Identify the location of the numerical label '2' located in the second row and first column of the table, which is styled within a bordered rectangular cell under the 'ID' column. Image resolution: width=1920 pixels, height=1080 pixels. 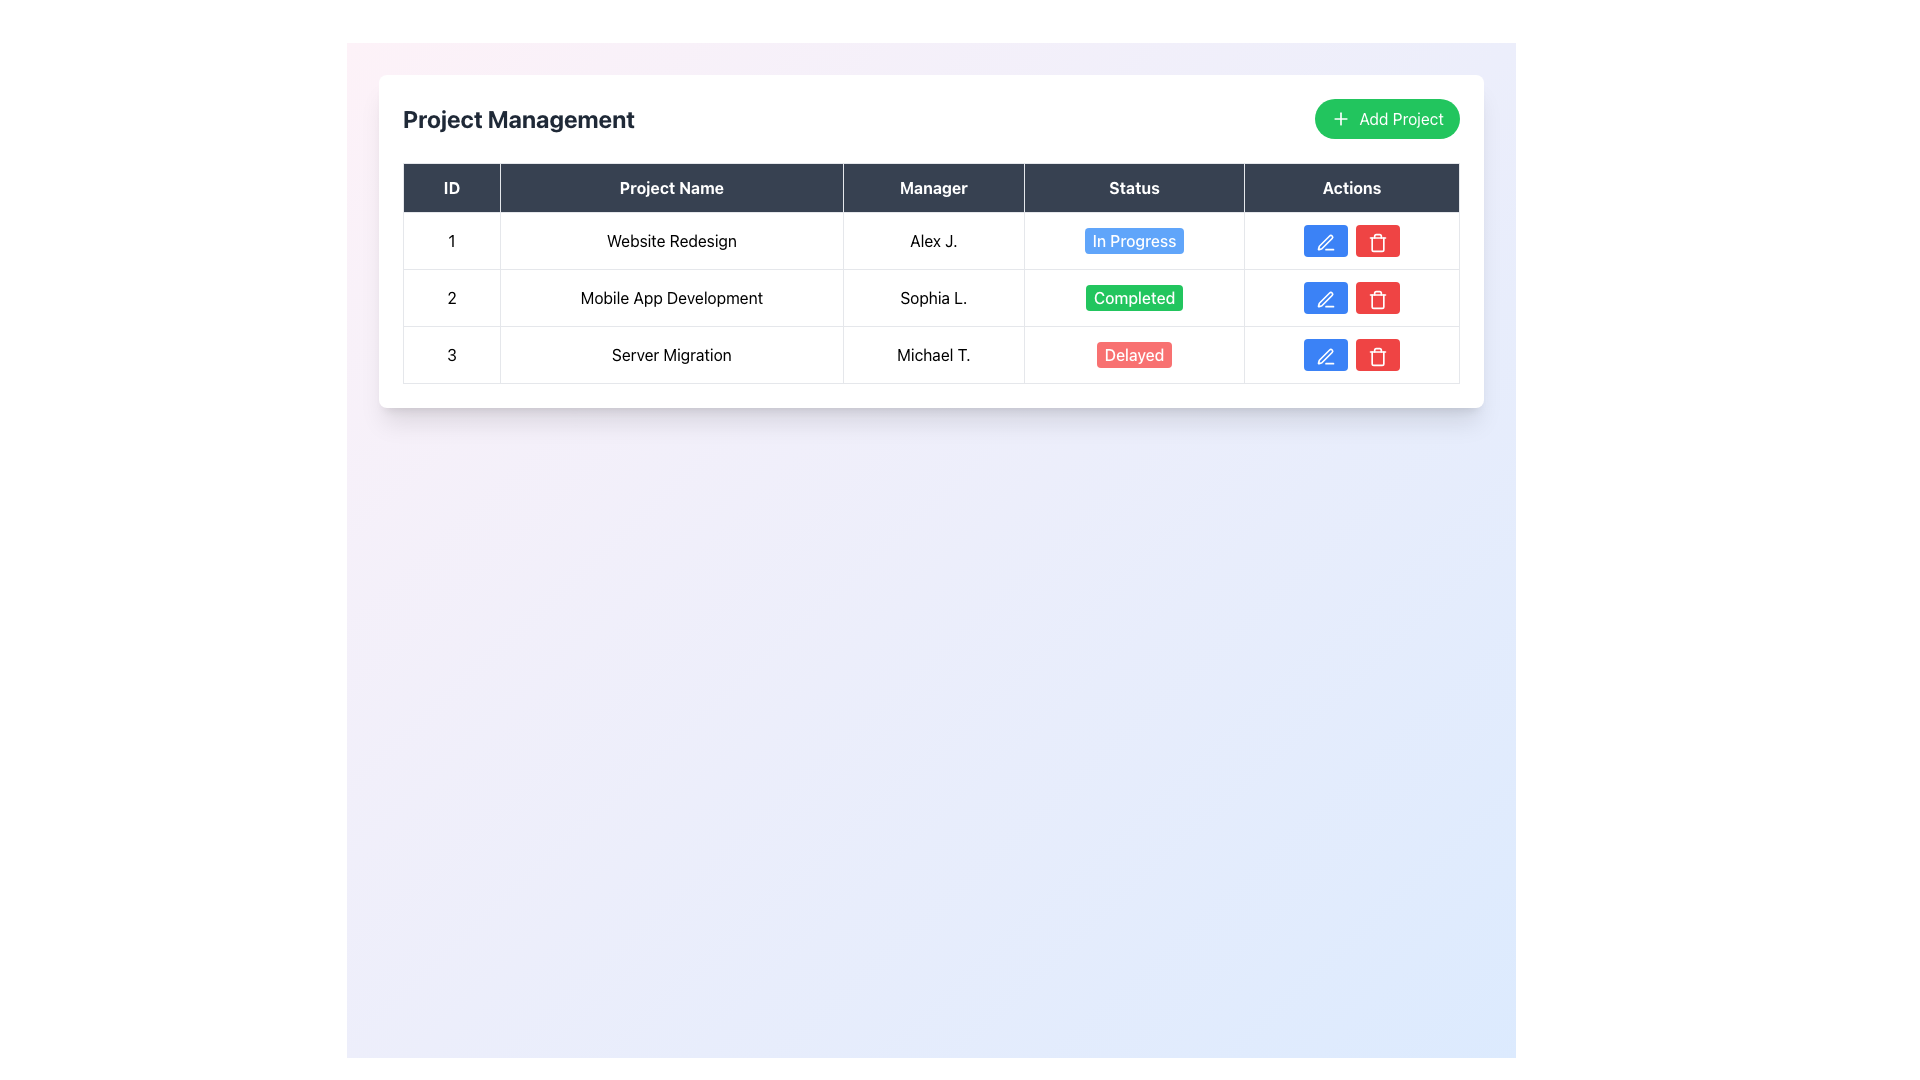
(450, 297).